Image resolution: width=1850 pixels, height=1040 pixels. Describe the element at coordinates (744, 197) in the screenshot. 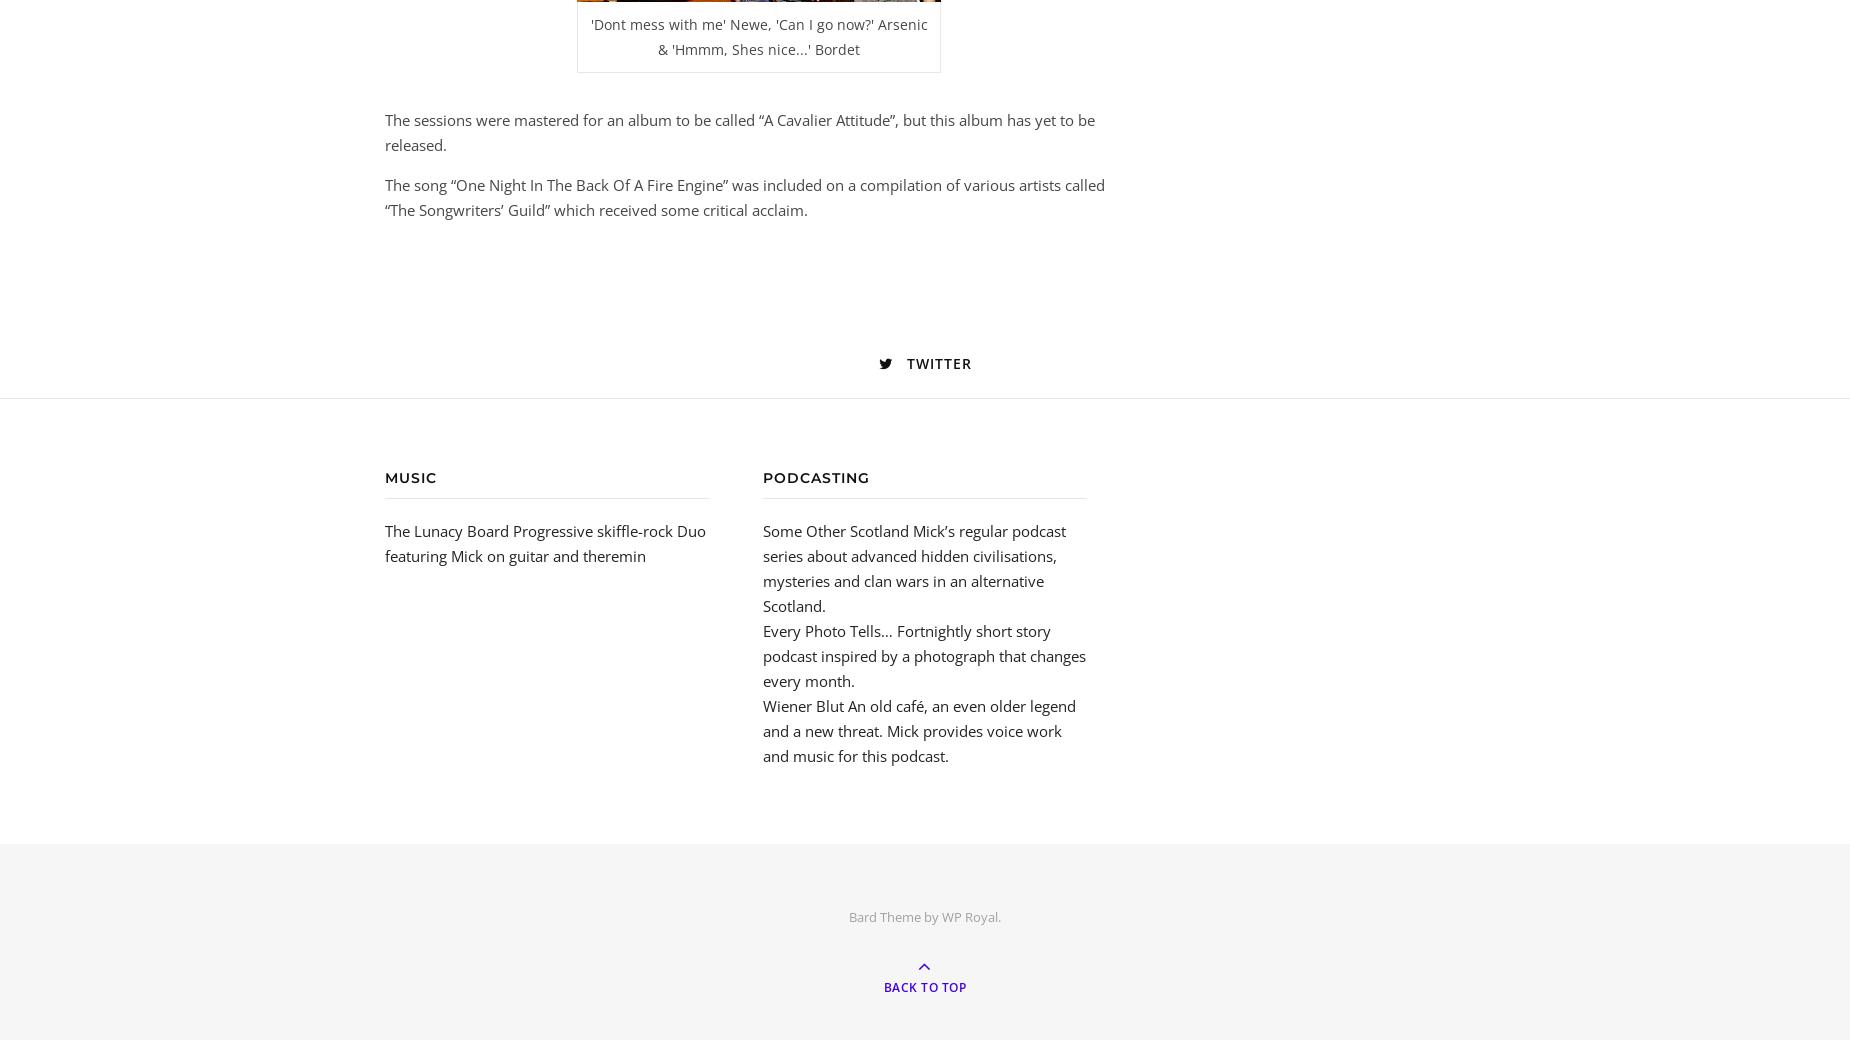

I see `'The song “One Night In The Back Of A Fire Engine” was included on a compilation of various artists called “The Songwriters’ Guild” which received some critical acclaim.'` at that location.